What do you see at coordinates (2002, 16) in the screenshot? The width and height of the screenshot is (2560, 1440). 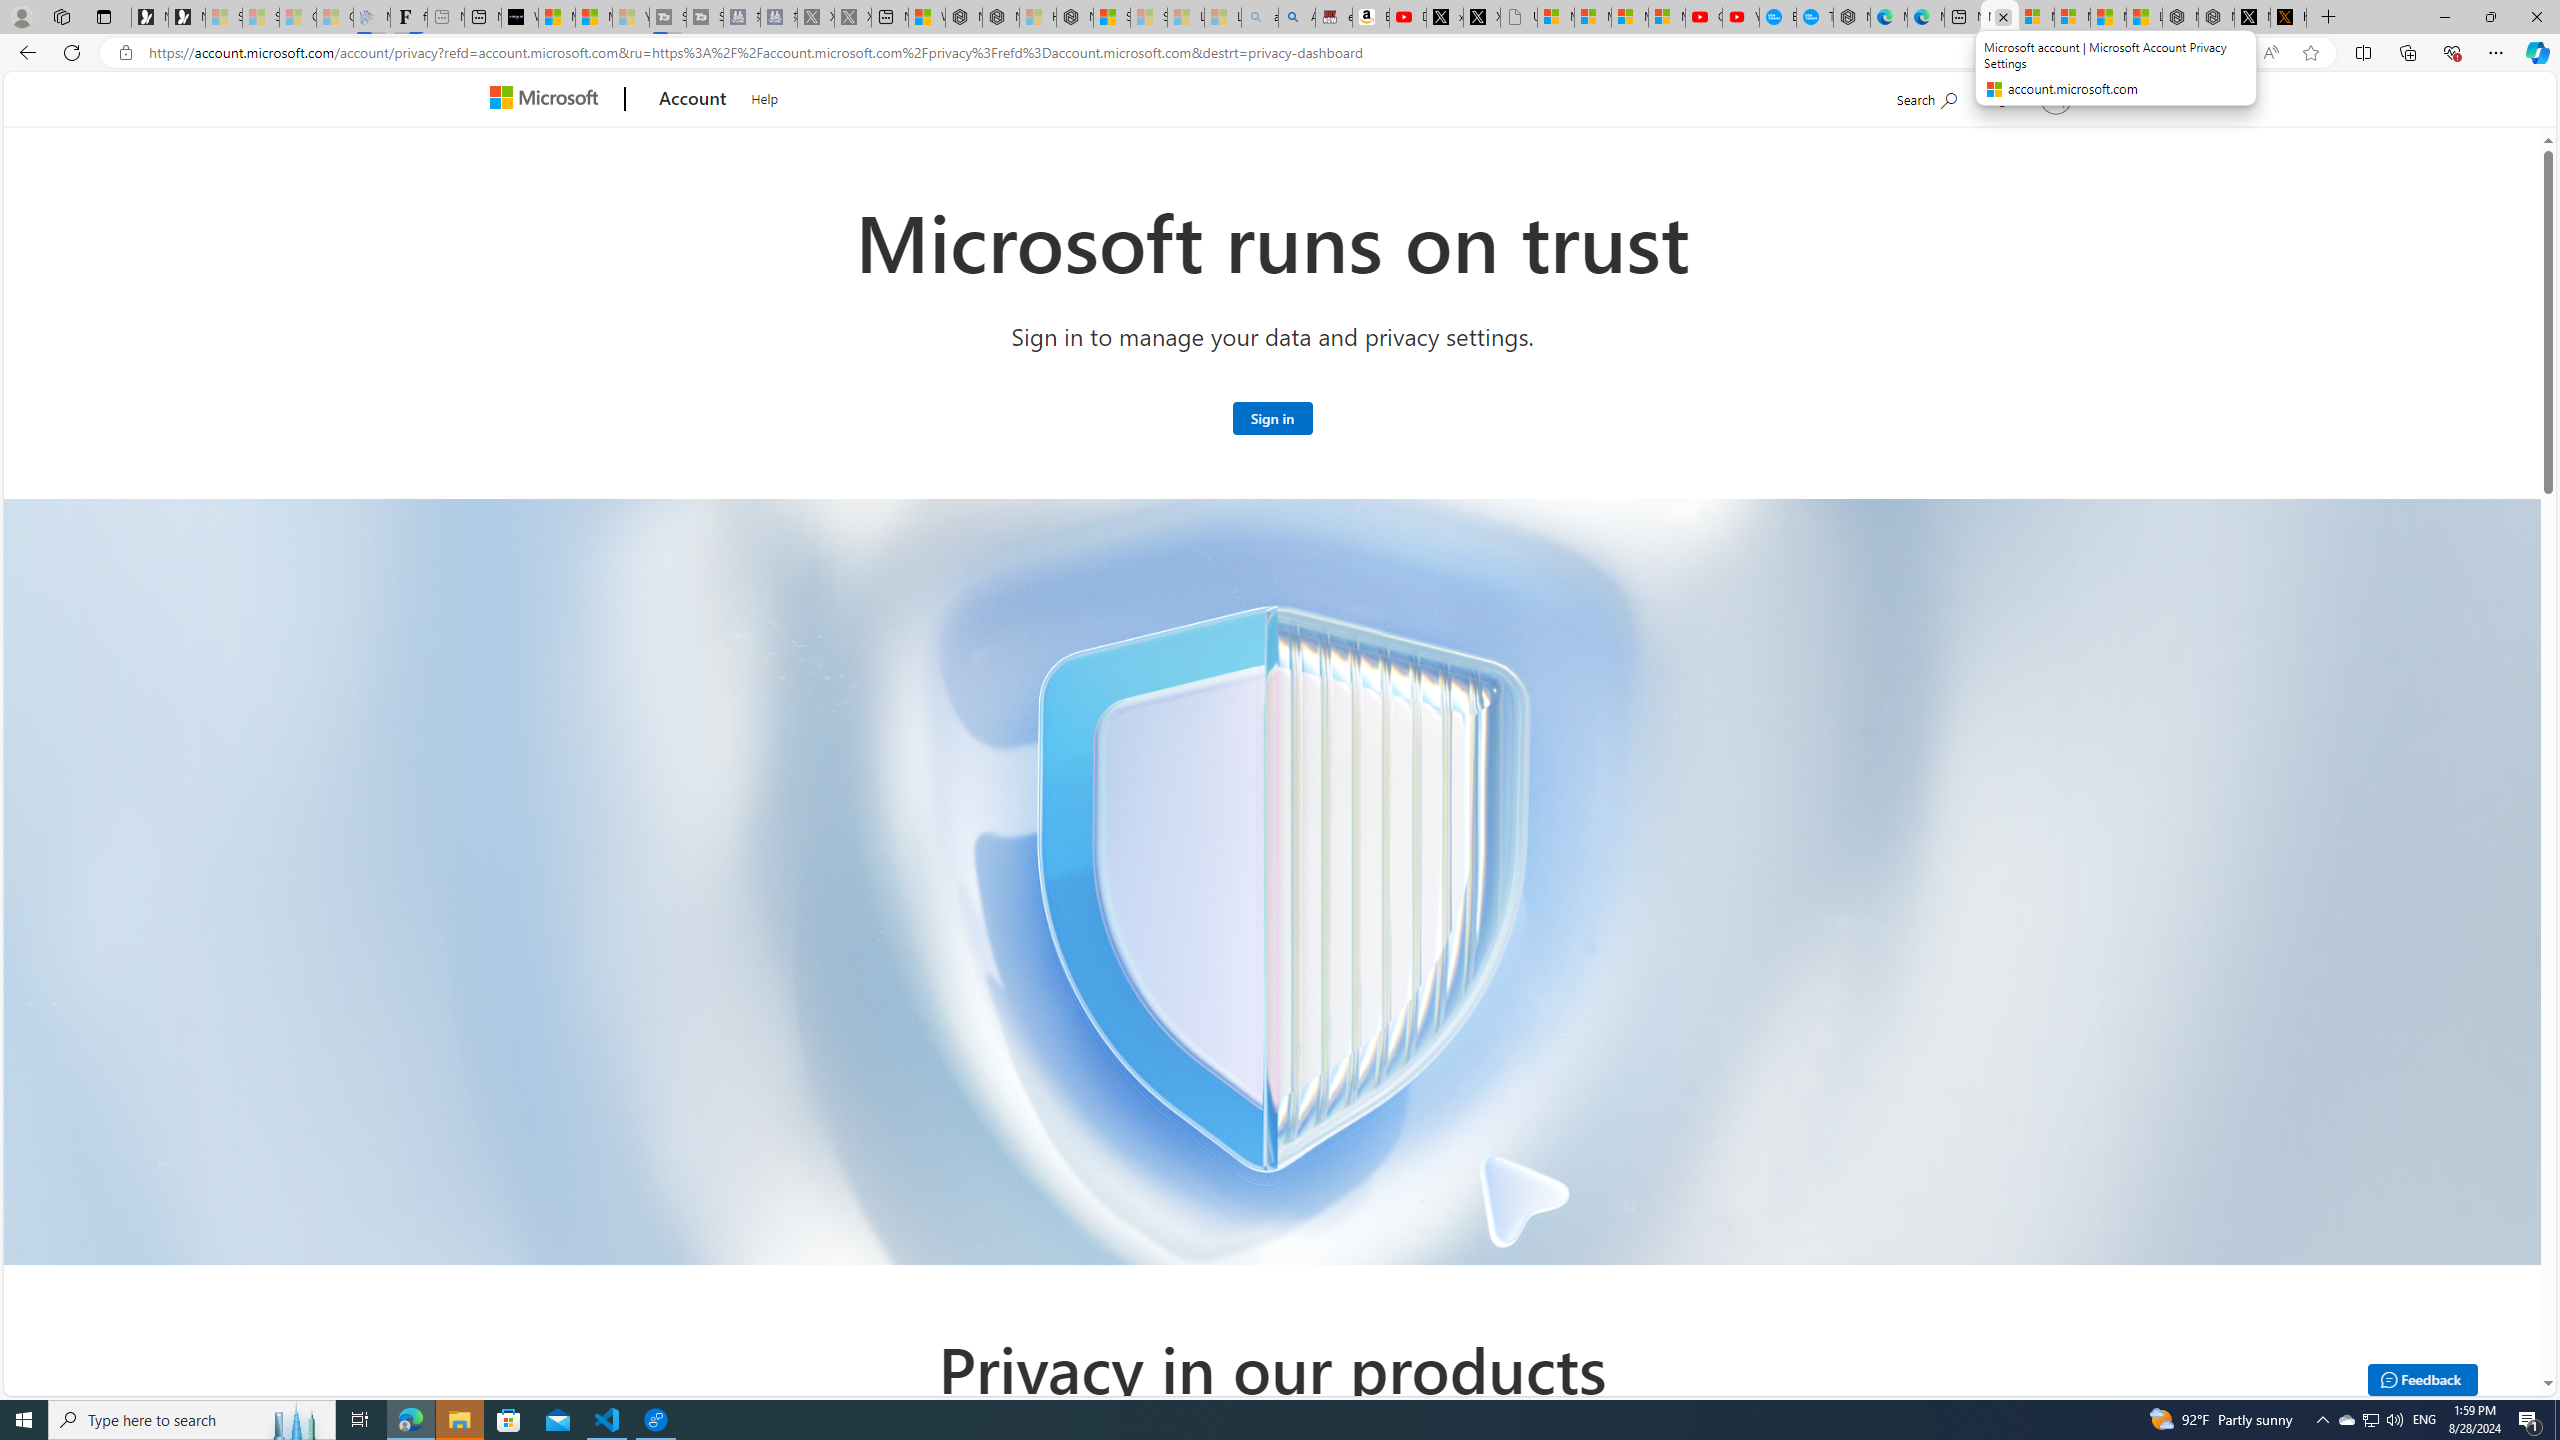 I see `'Close tab'` at bounding box center [2002, 16].